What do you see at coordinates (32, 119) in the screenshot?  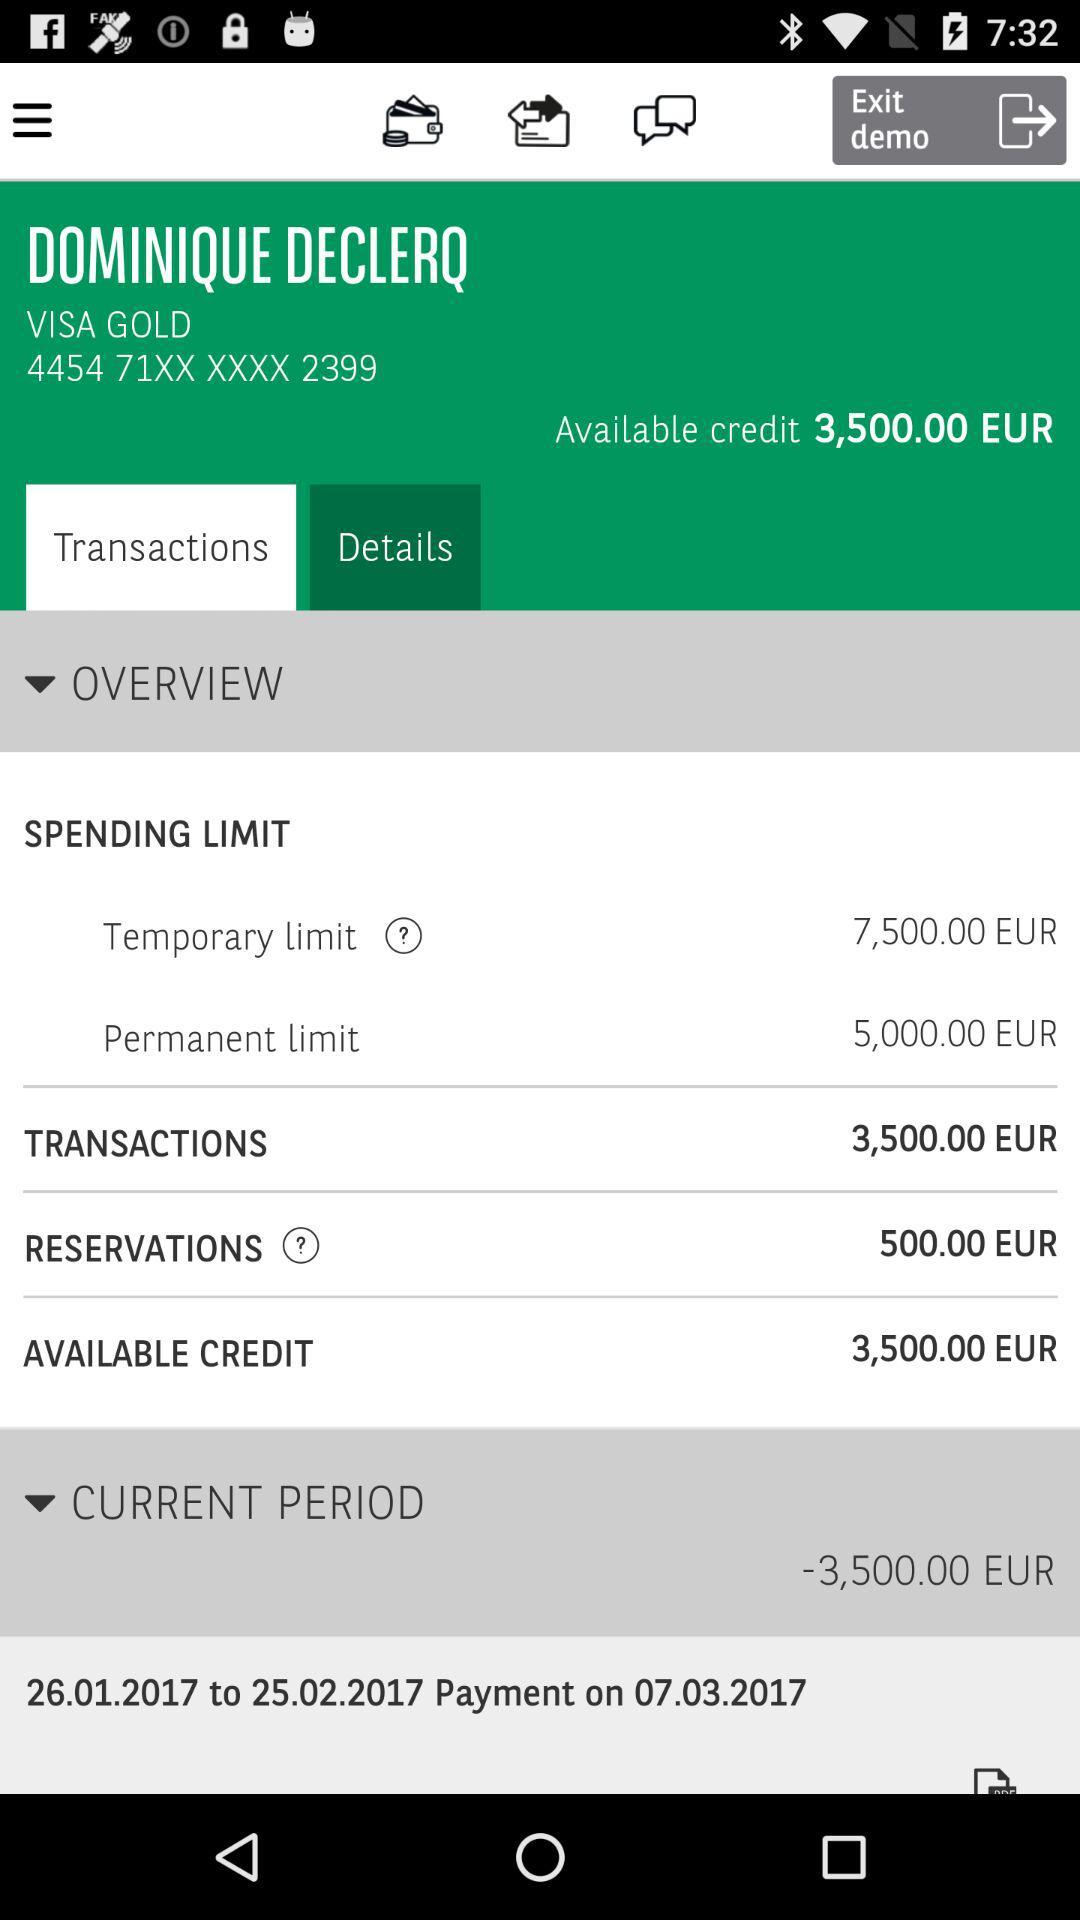 I see `the top left corner of menu bar` at bounding box center [32, 119].